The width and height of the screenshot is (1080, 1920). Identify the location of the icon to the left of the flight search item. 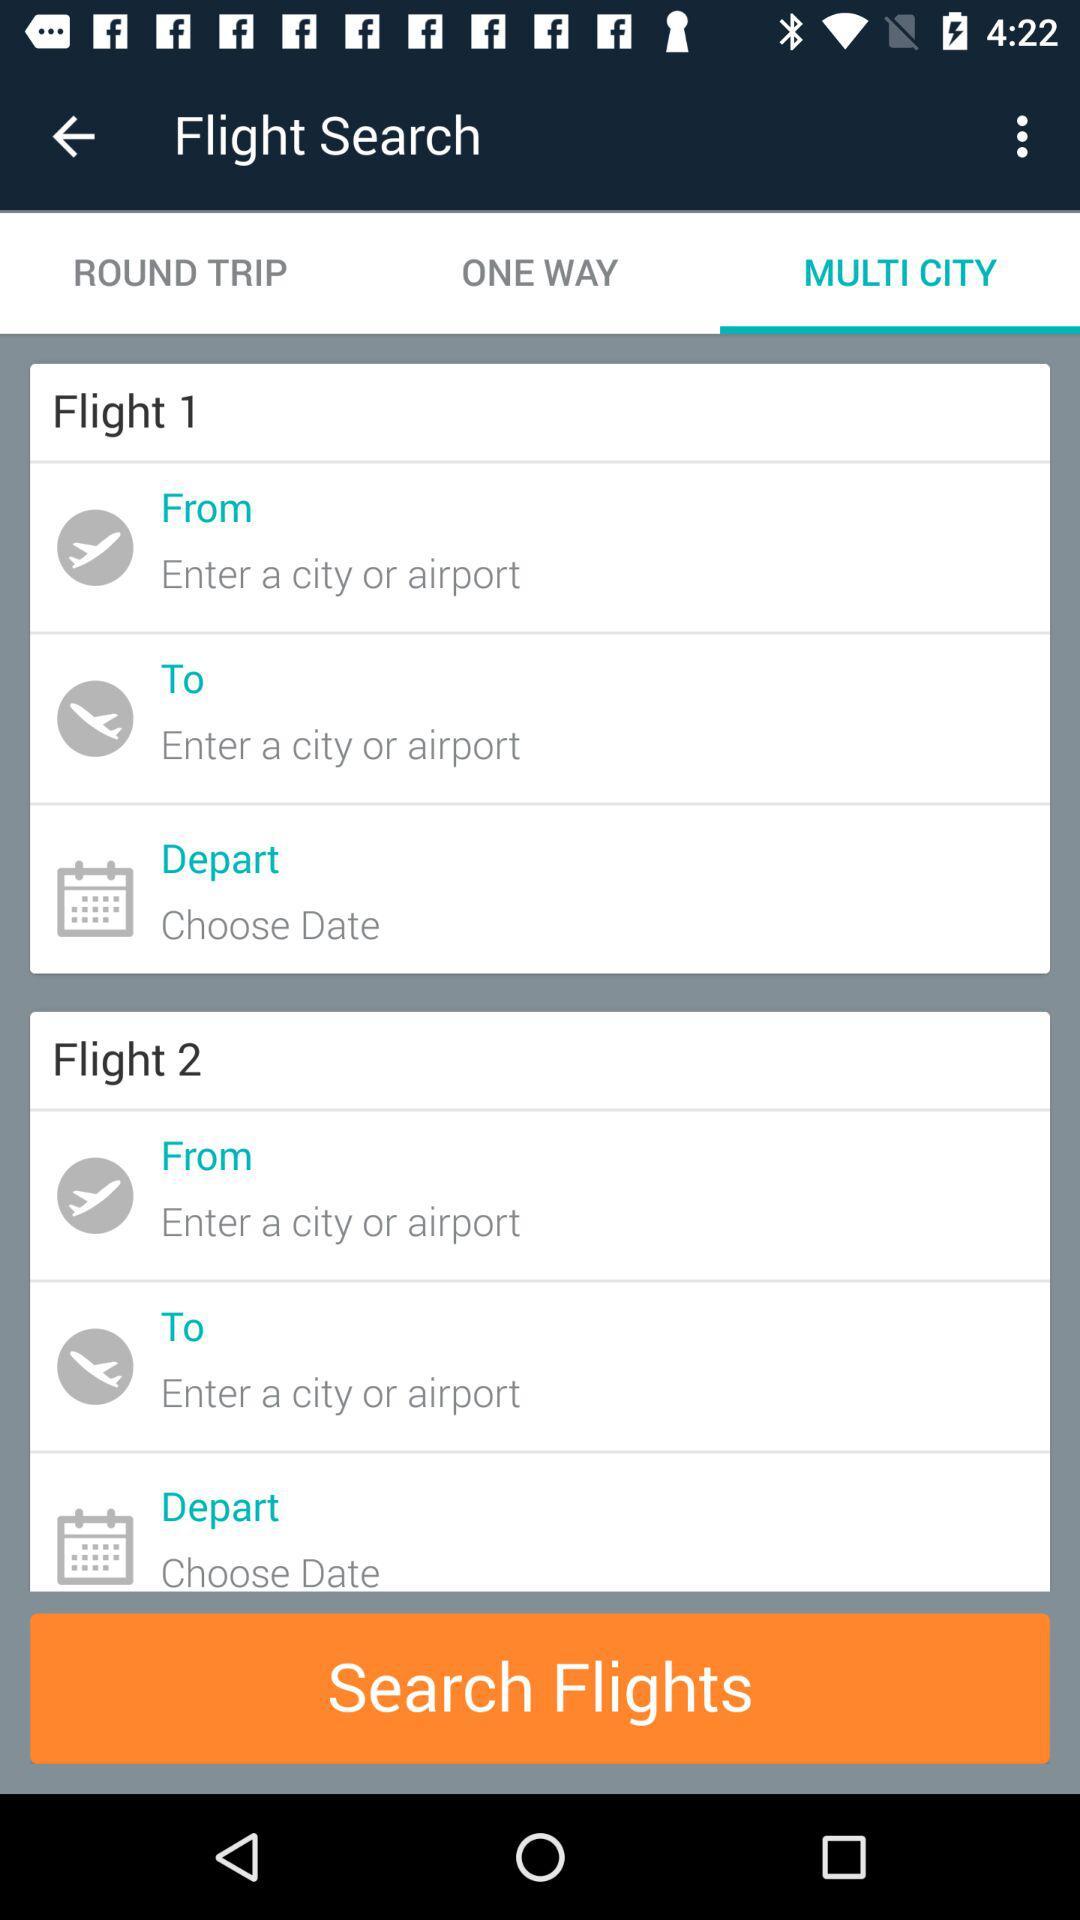
(72, 135).